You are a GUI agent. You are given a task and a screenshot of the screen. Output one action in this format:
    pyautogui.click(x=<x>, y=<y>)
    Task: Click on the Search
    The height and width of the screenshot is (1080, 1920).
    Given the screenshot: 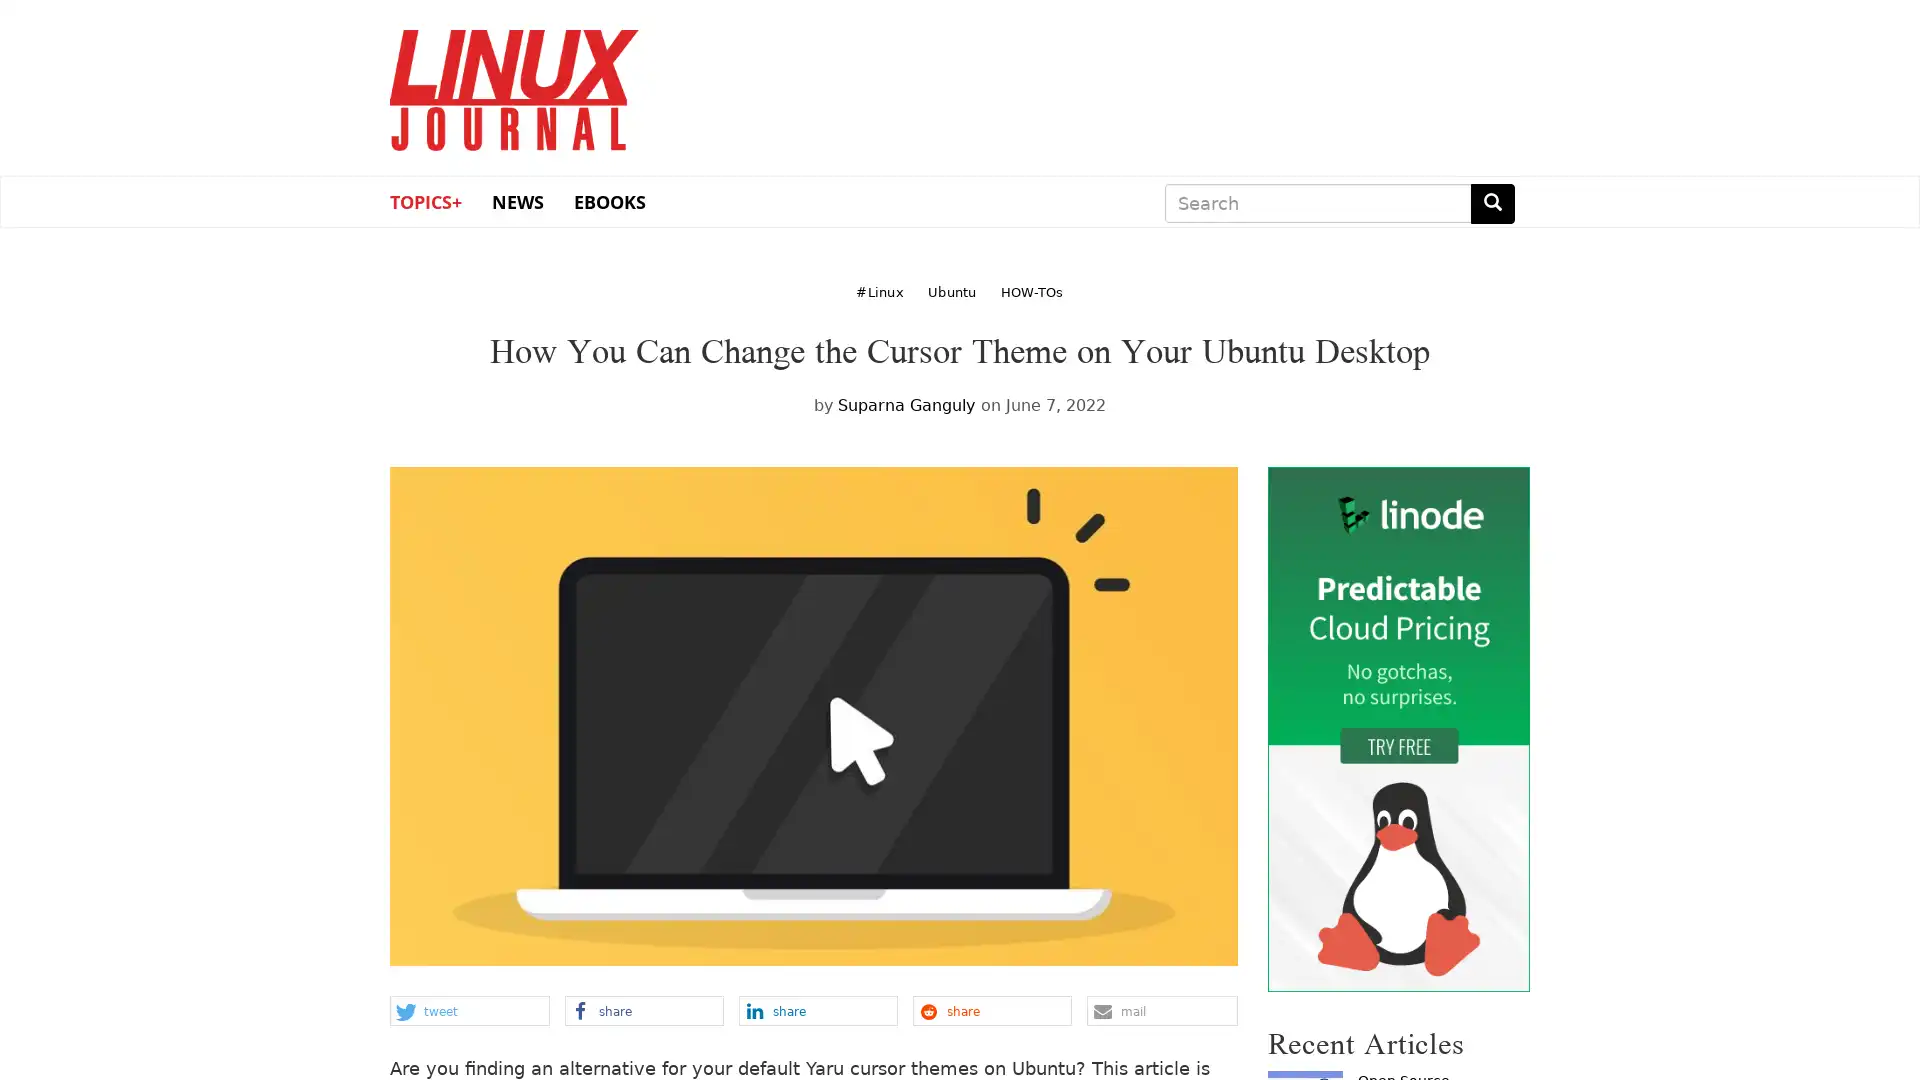 What is the action you would take?
    pyautogui.click(x=1492, y=203)
    